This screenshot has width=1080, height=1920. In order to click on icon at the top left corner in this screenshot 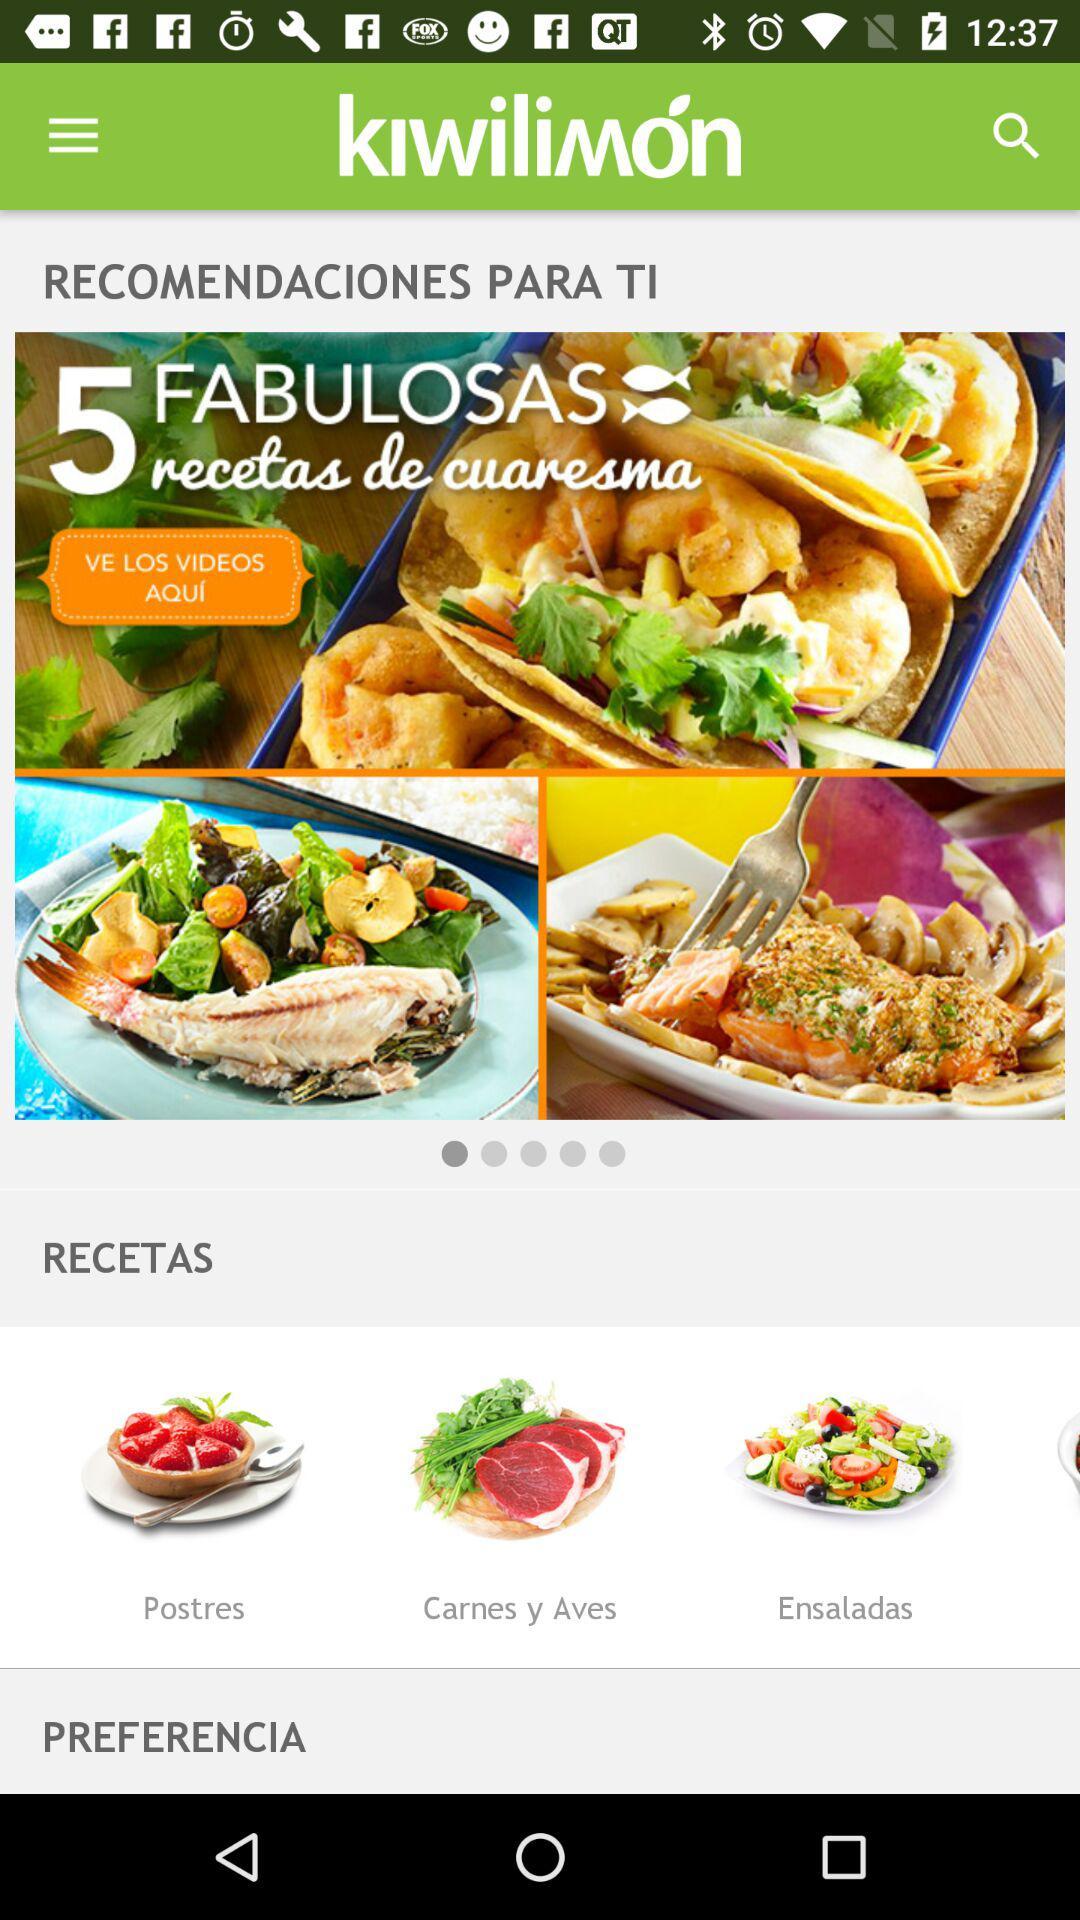, I will do `click(72, 135)`.